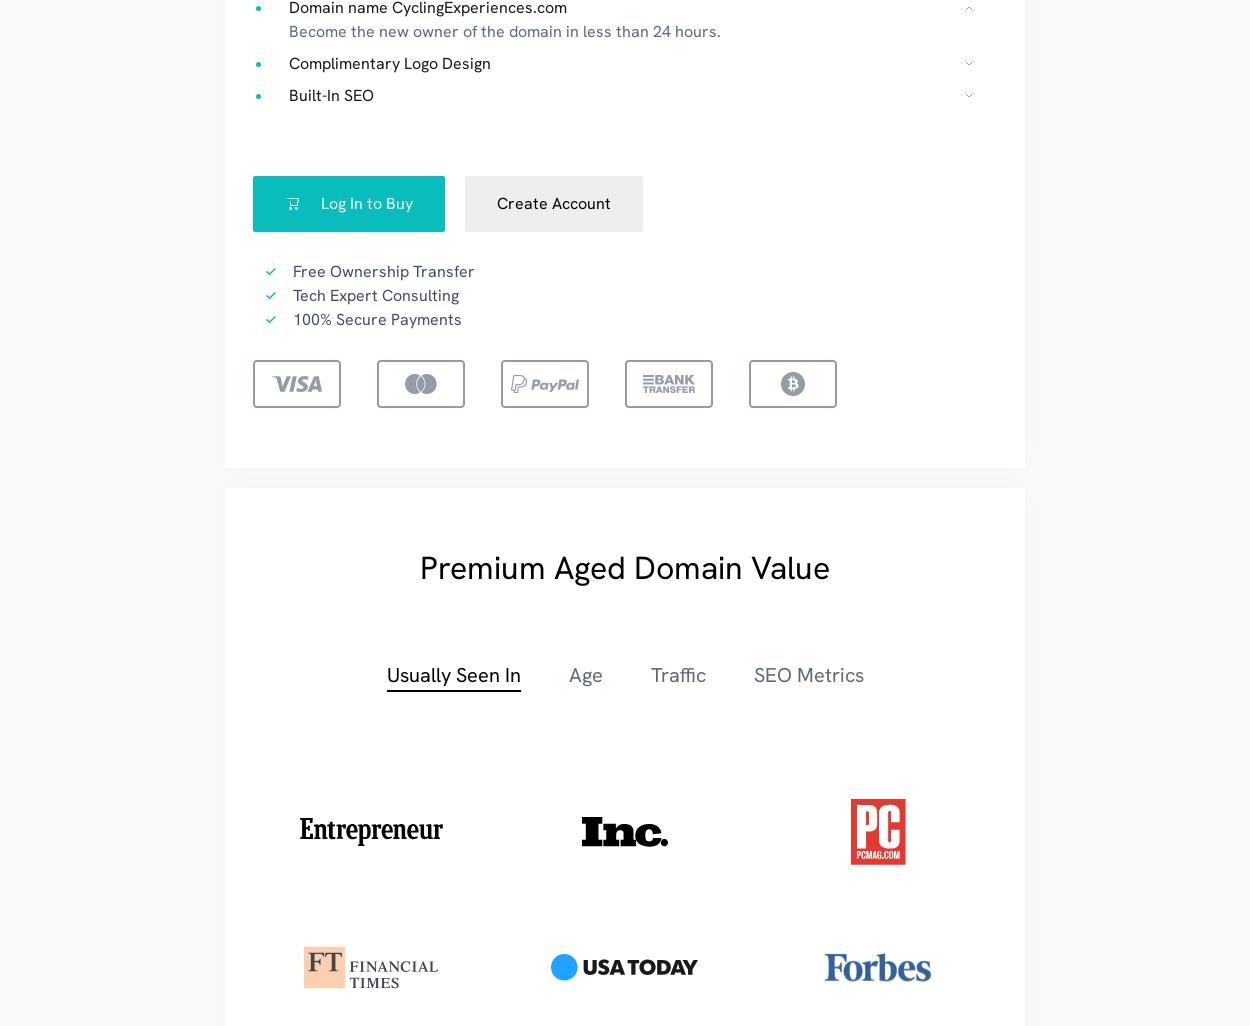 The height and width of the screenshot is (1026, 1250). What do you see at coordinates (496, 202) in the screenshot?
I see `'Create Account'` at bounding box center [496, 202].